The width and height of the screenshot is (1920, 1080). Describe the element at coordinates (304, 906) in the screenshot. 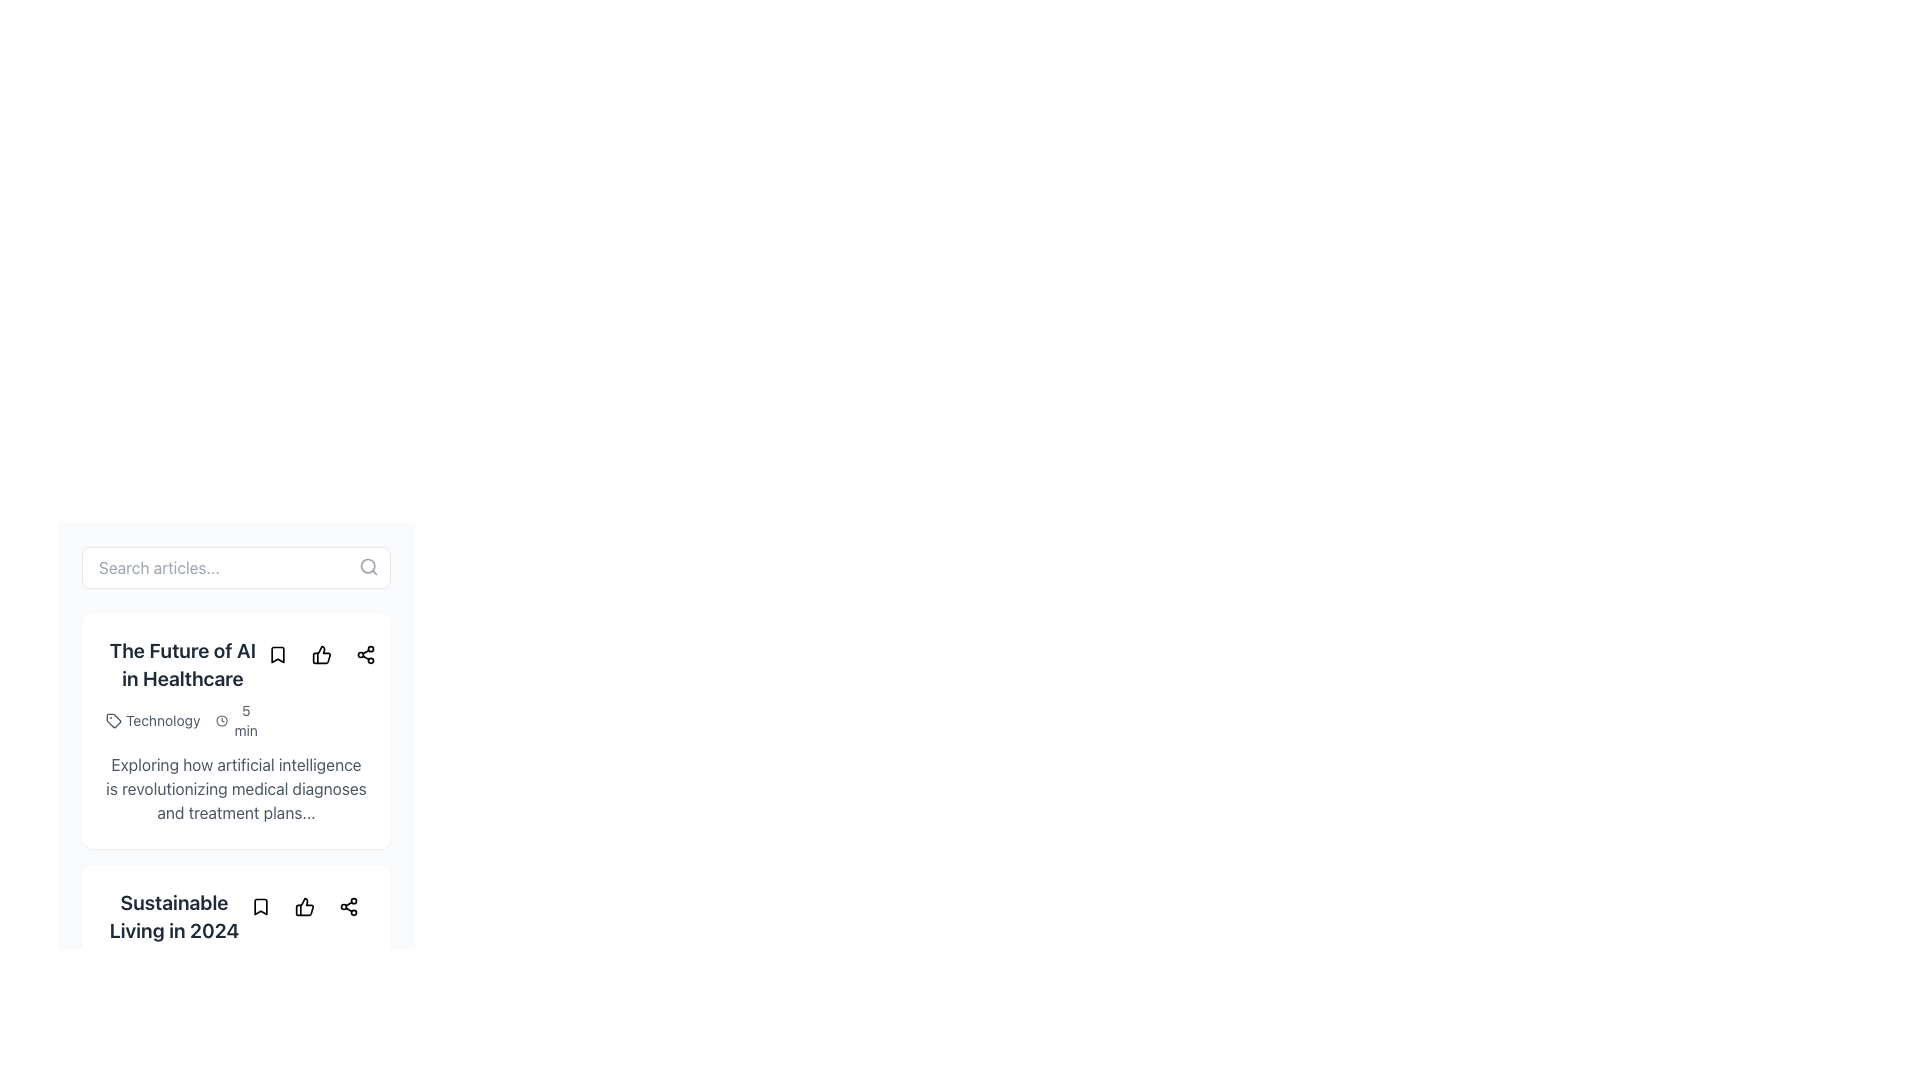

I see `the thumbs-up button located in the horizontal row of controls below the 'Sustainable Living in 2024' article` at that location.